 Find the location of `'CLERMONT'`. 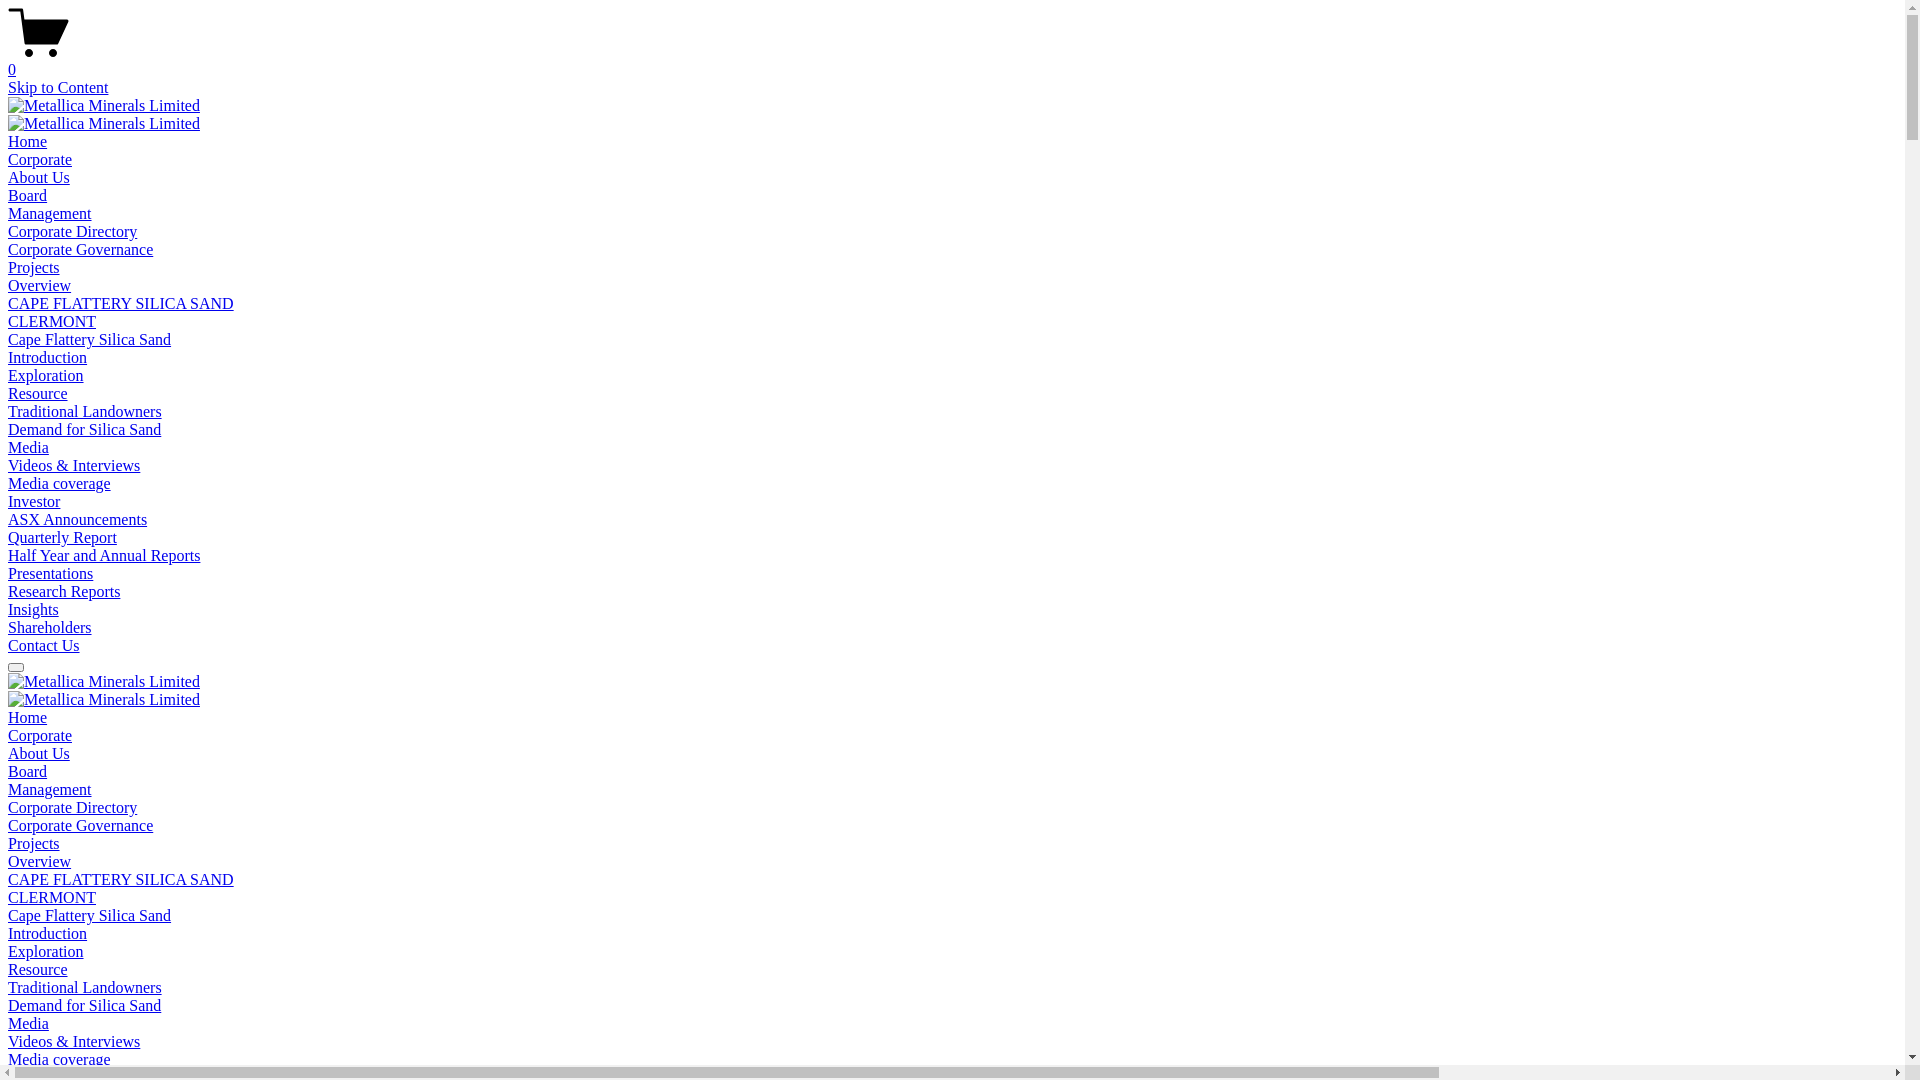

'CLERMONT' is located at coordinates (52, 896).